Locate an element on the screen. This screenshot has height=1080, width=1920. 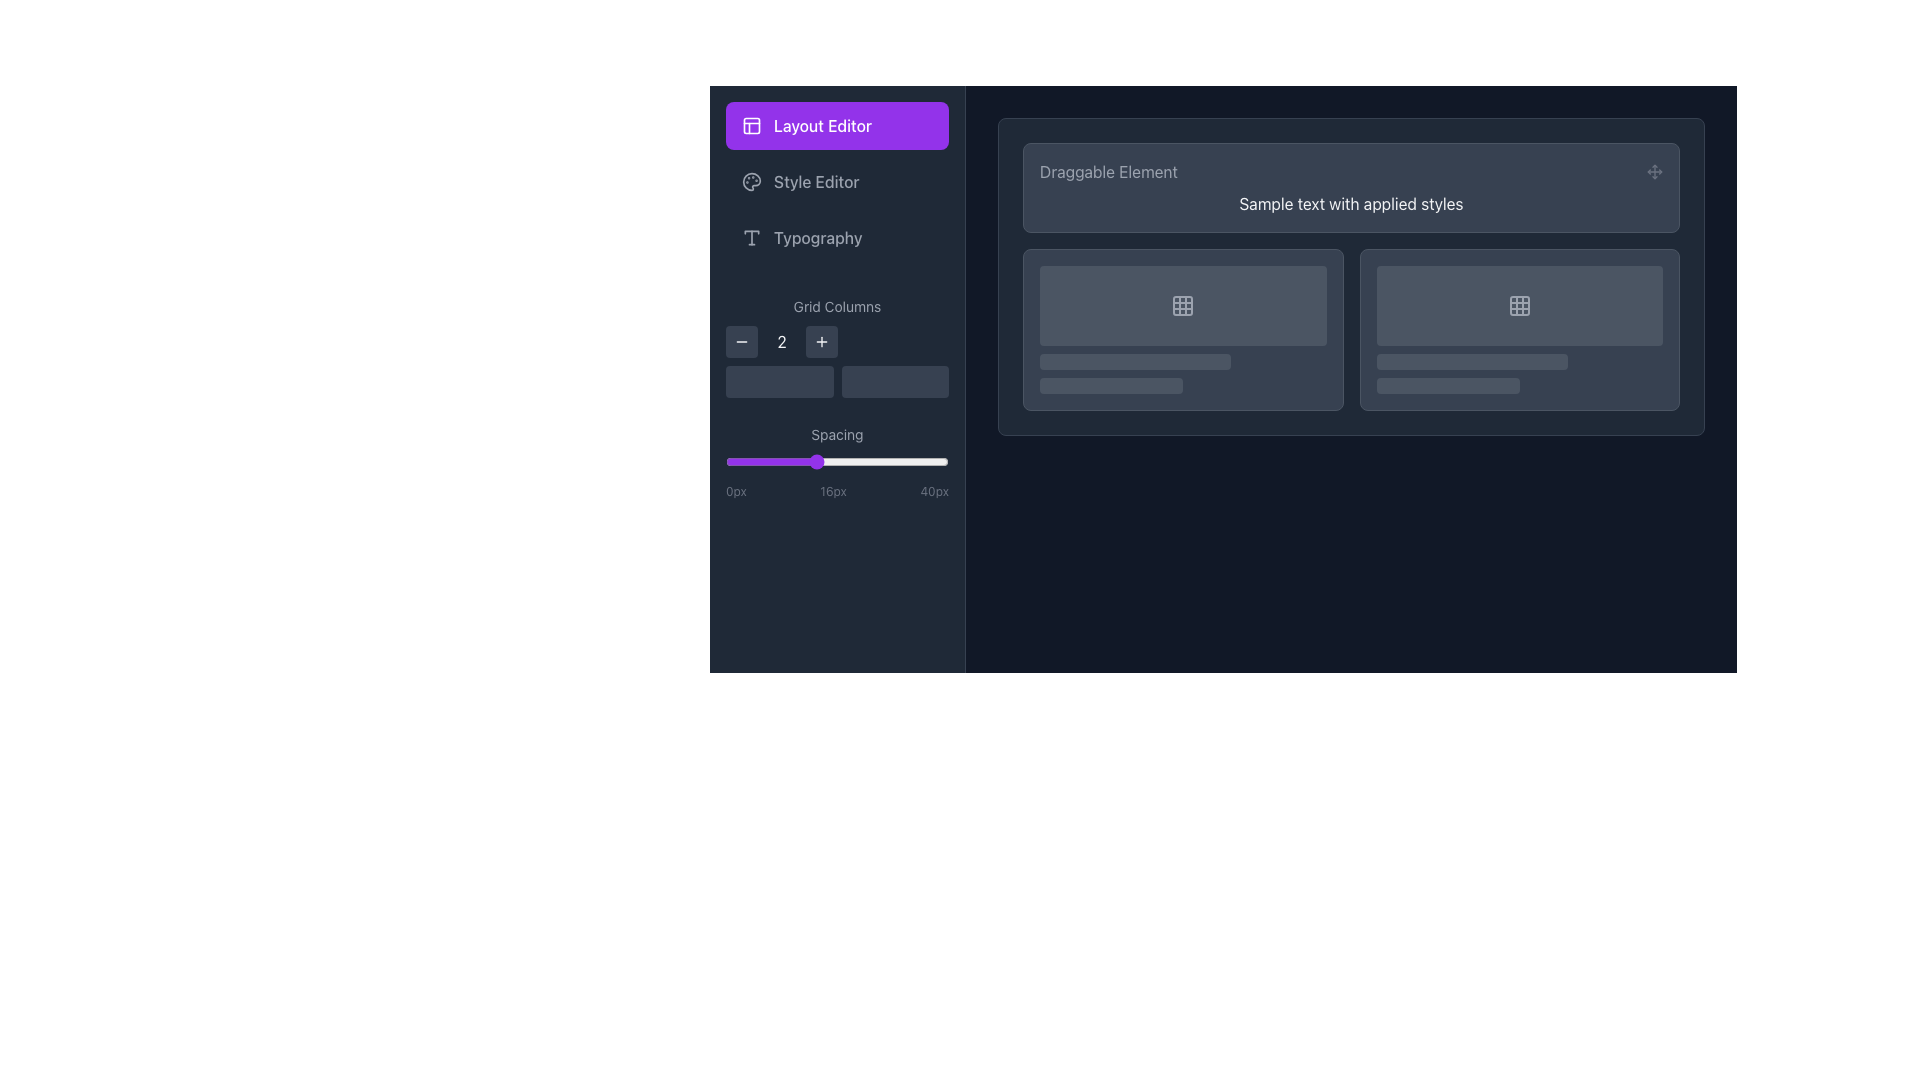
the minus icon button located in the left-side control panel is located at coordinates (741, 341).